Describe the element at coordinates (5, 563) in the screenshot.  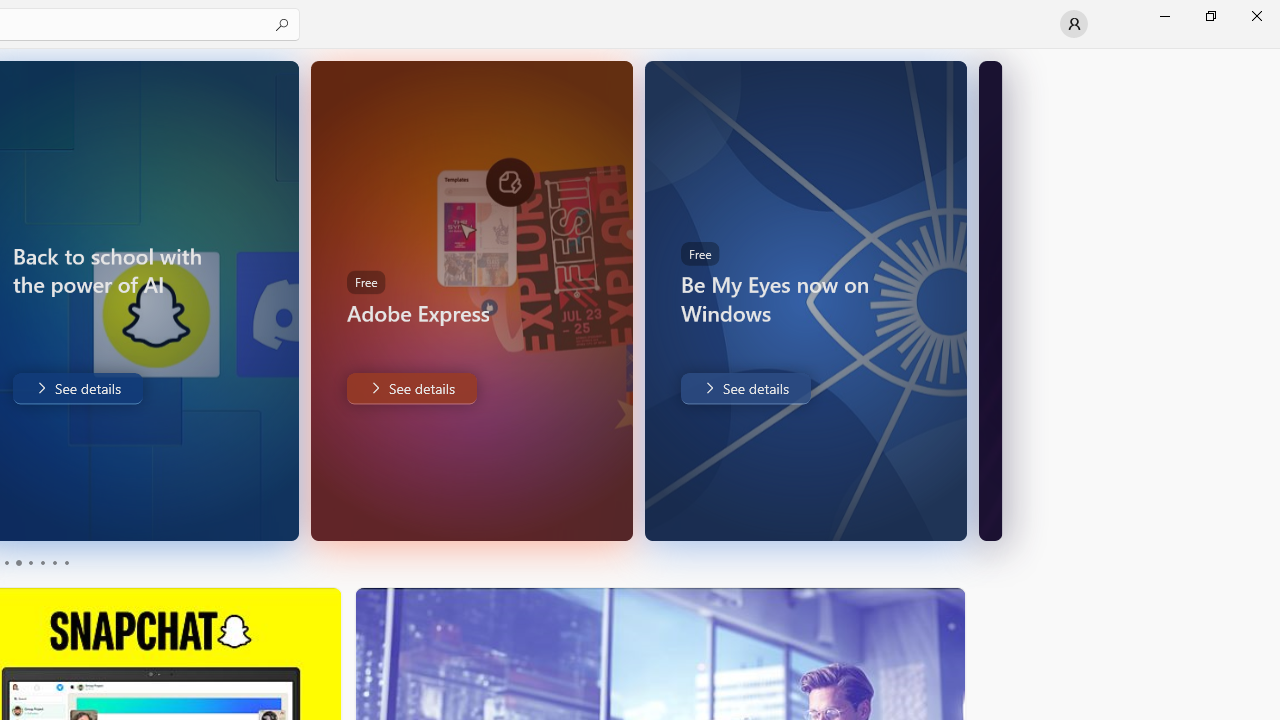
I see `'Page 1'` at that location.